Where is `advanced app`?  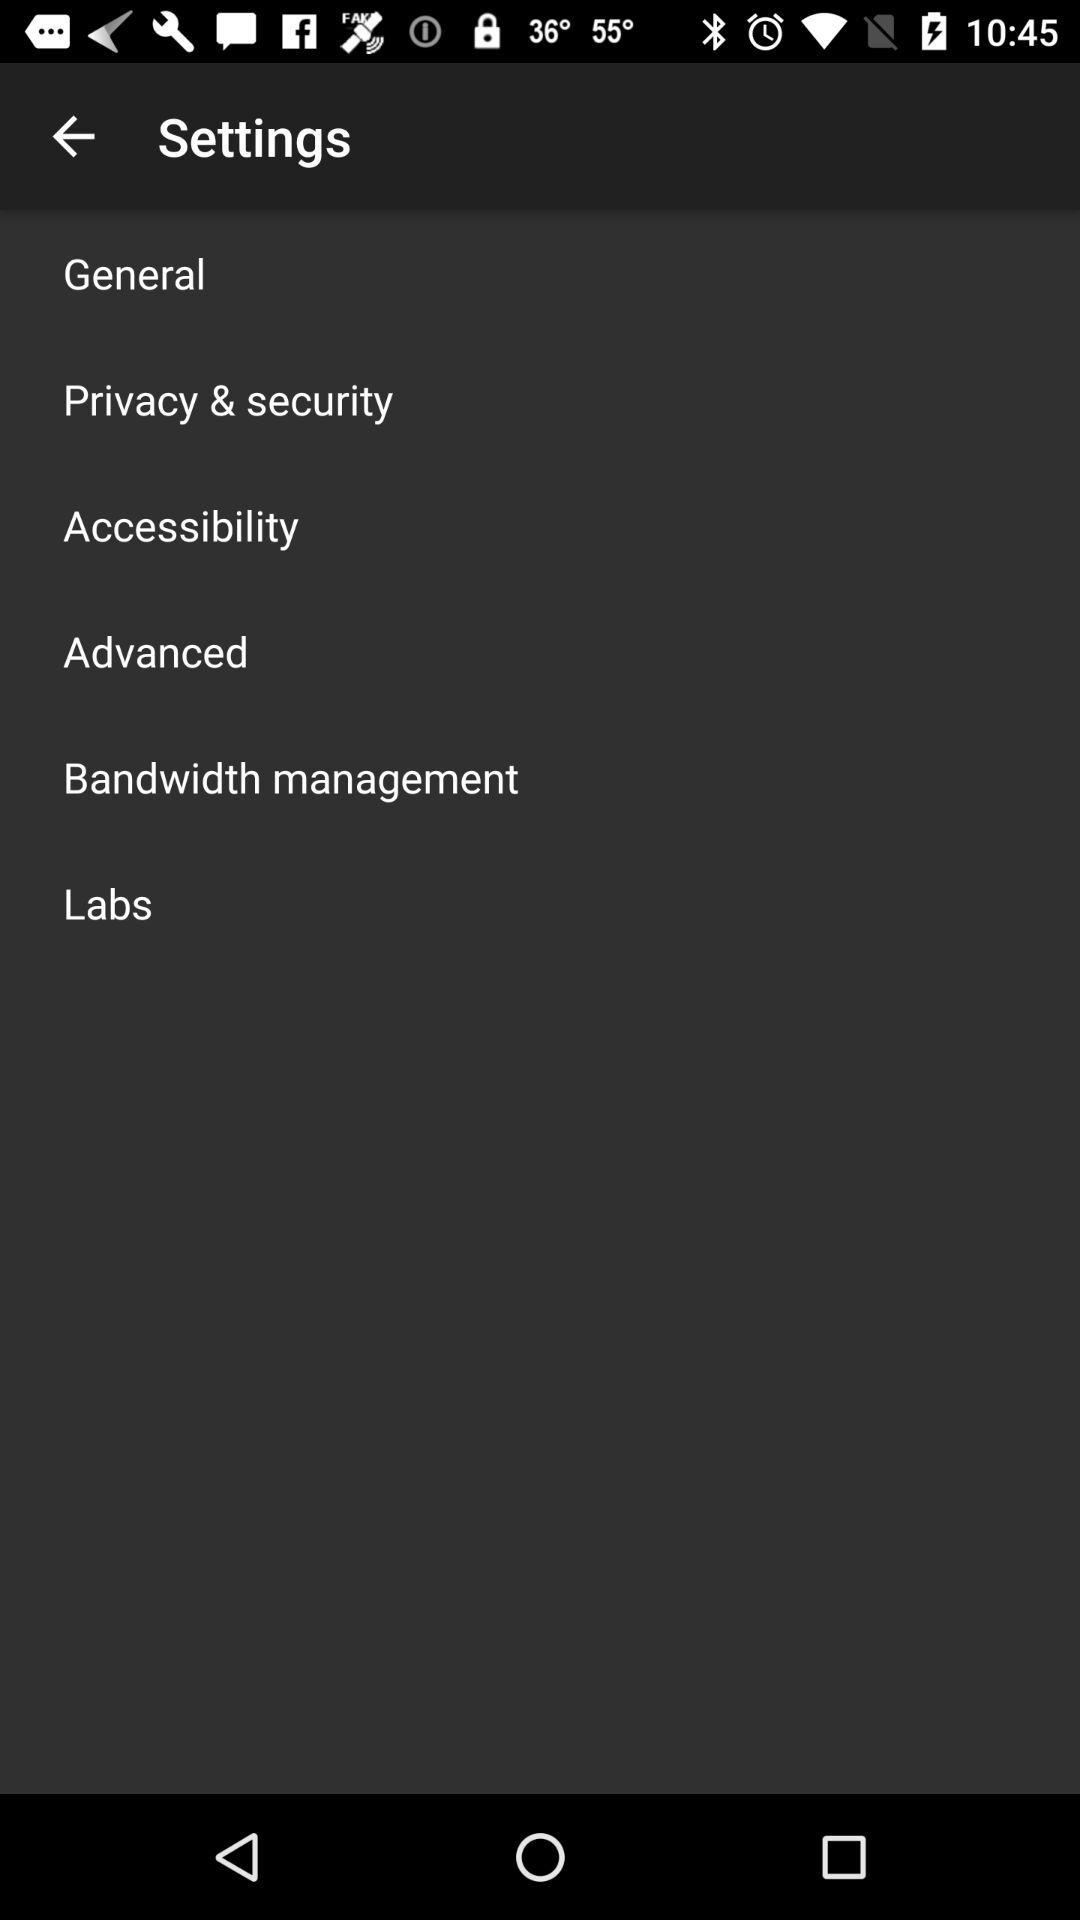
advanced app is located at coordinates (154, 651).